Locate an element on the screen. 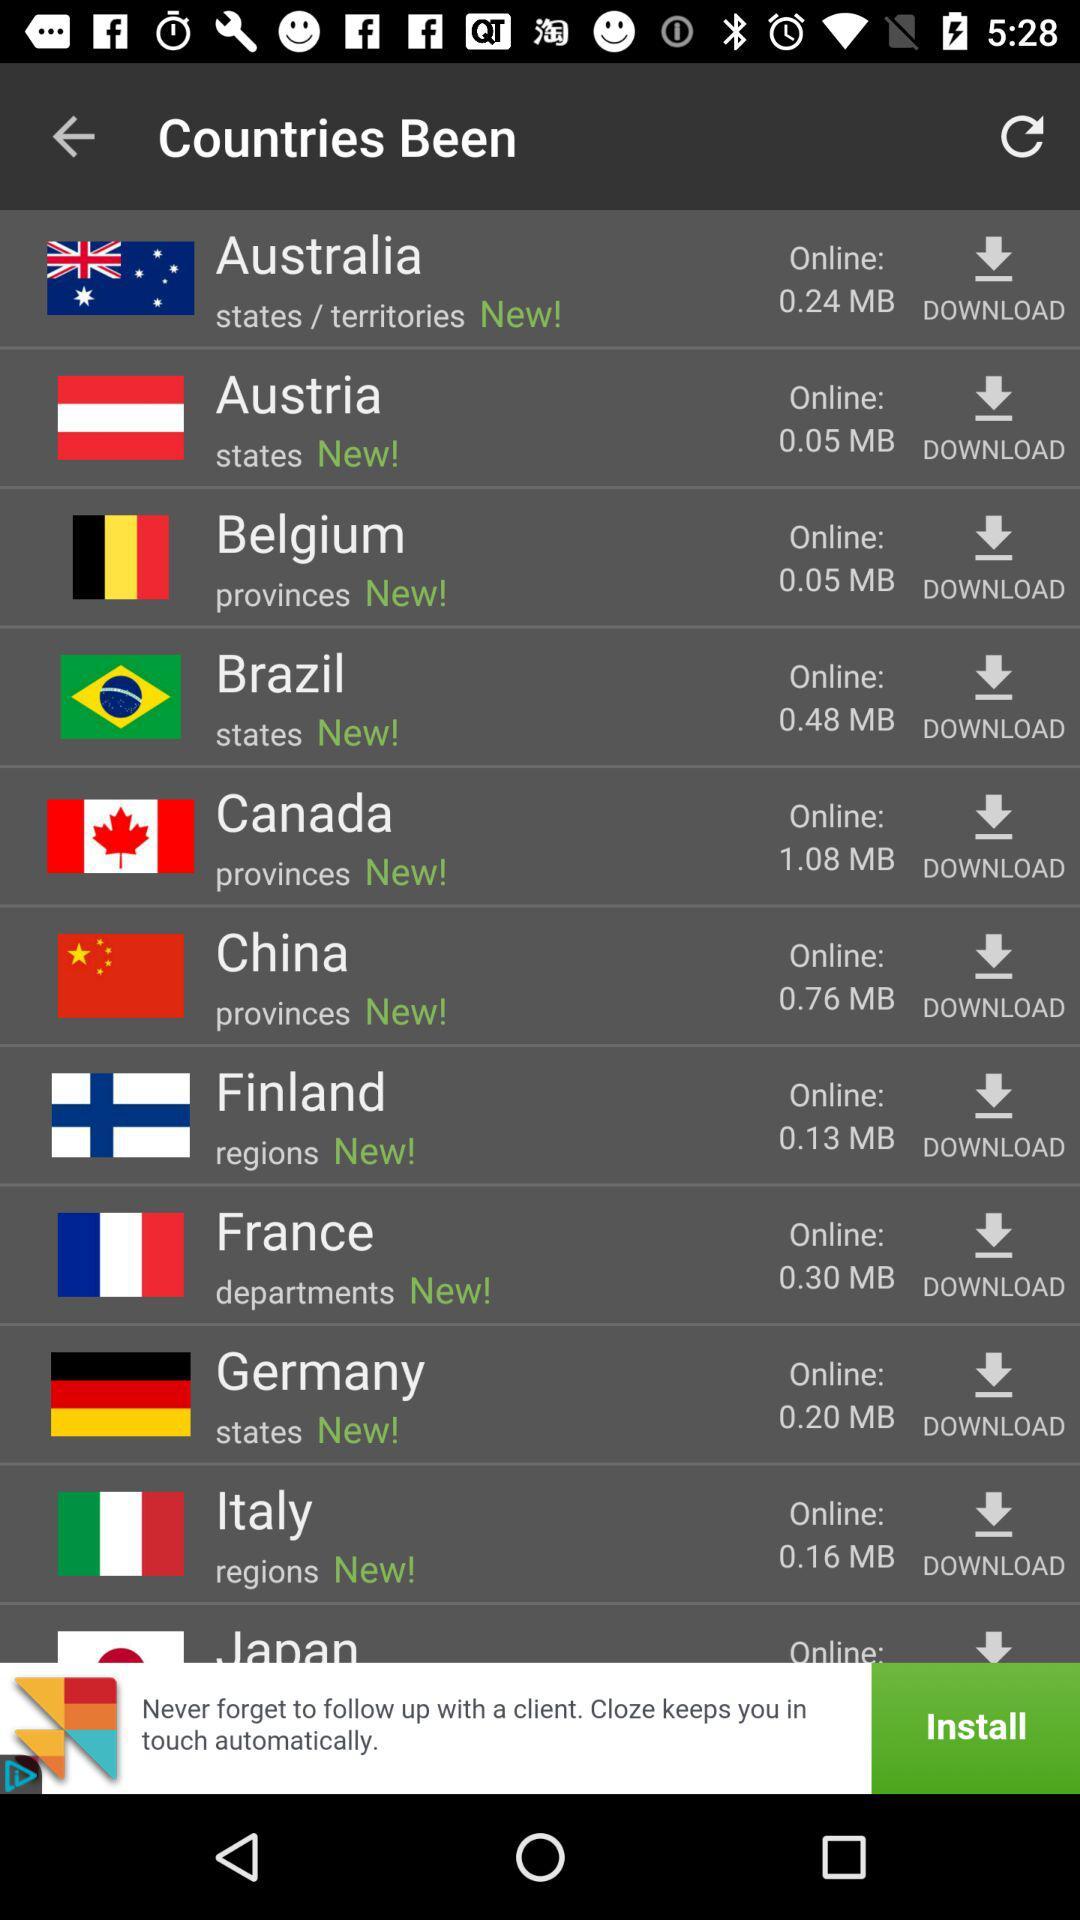 The height and width of the screenshot is (1920, 1080). switch to download is located at coordinates (993, 678).